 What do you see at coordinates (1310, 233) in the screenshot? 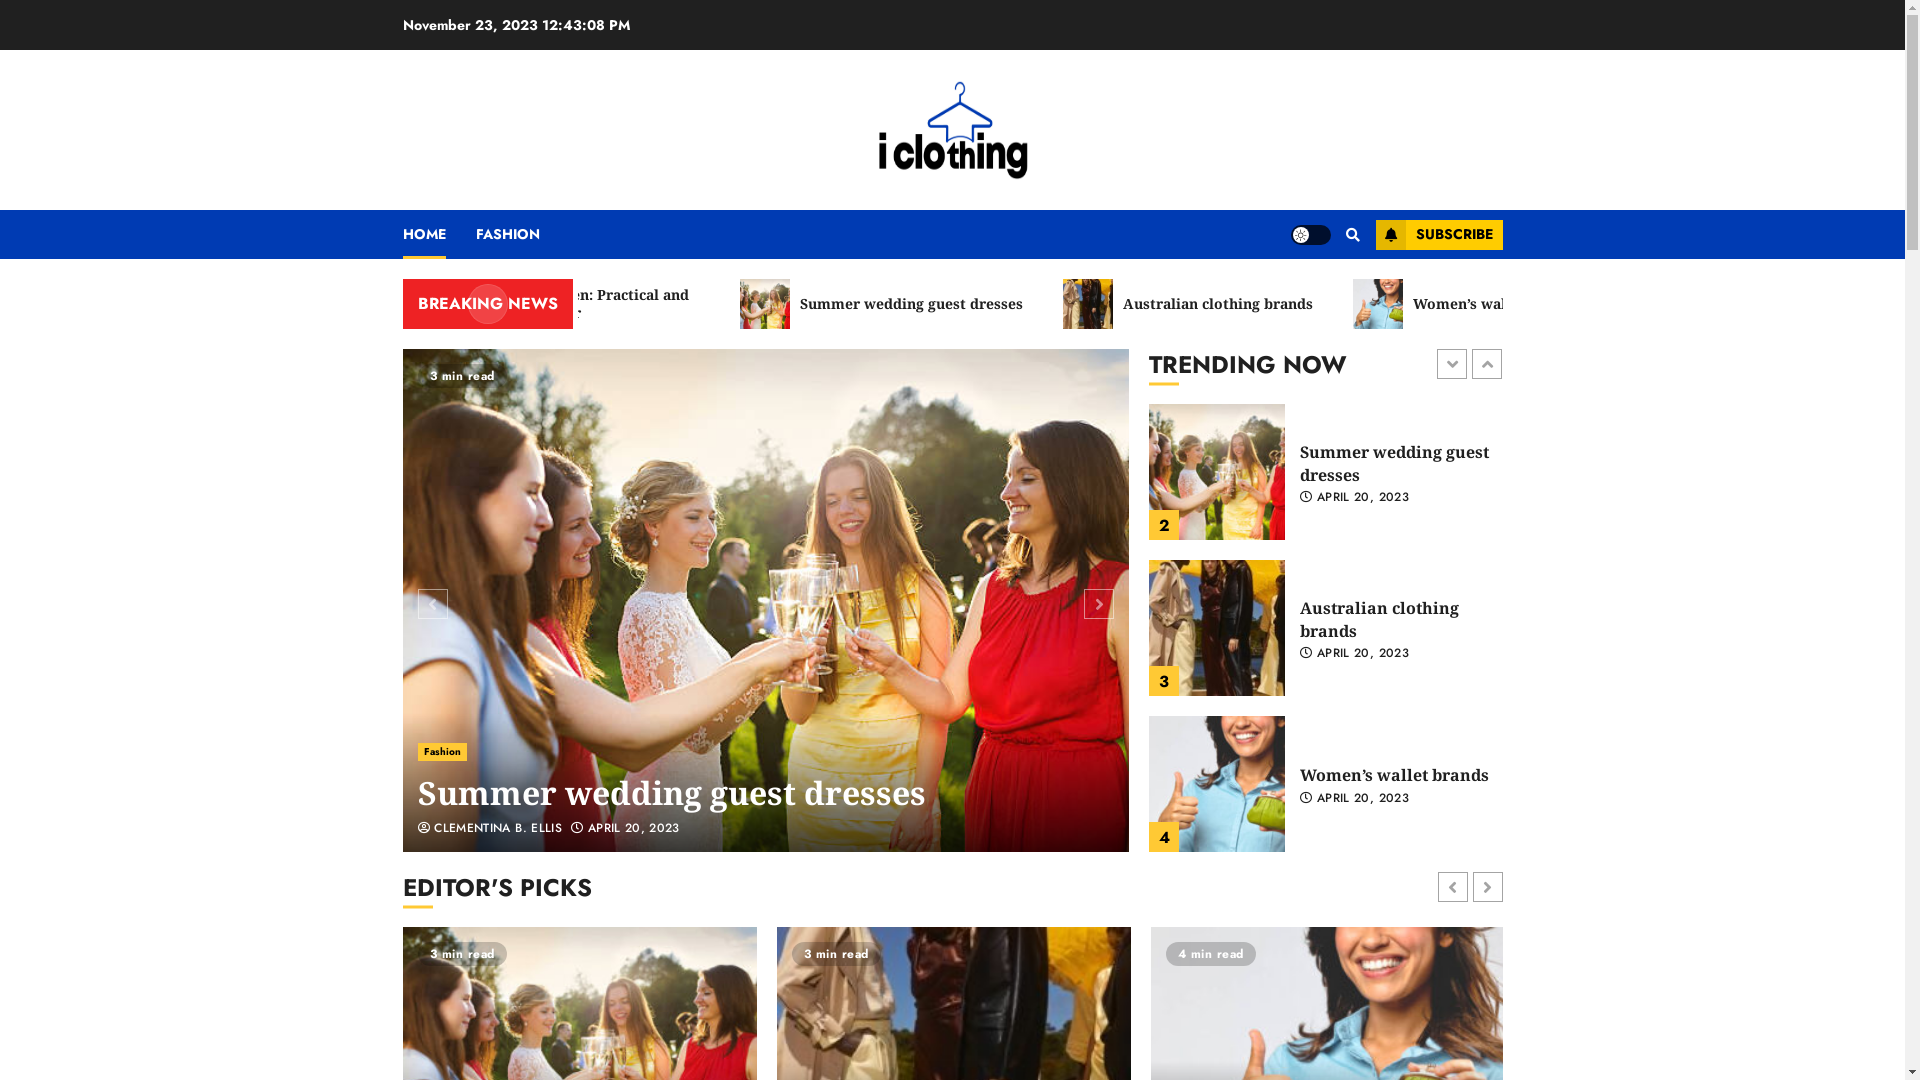
I see `'Light/Dark Button'` at bounding box center [1310, 233].